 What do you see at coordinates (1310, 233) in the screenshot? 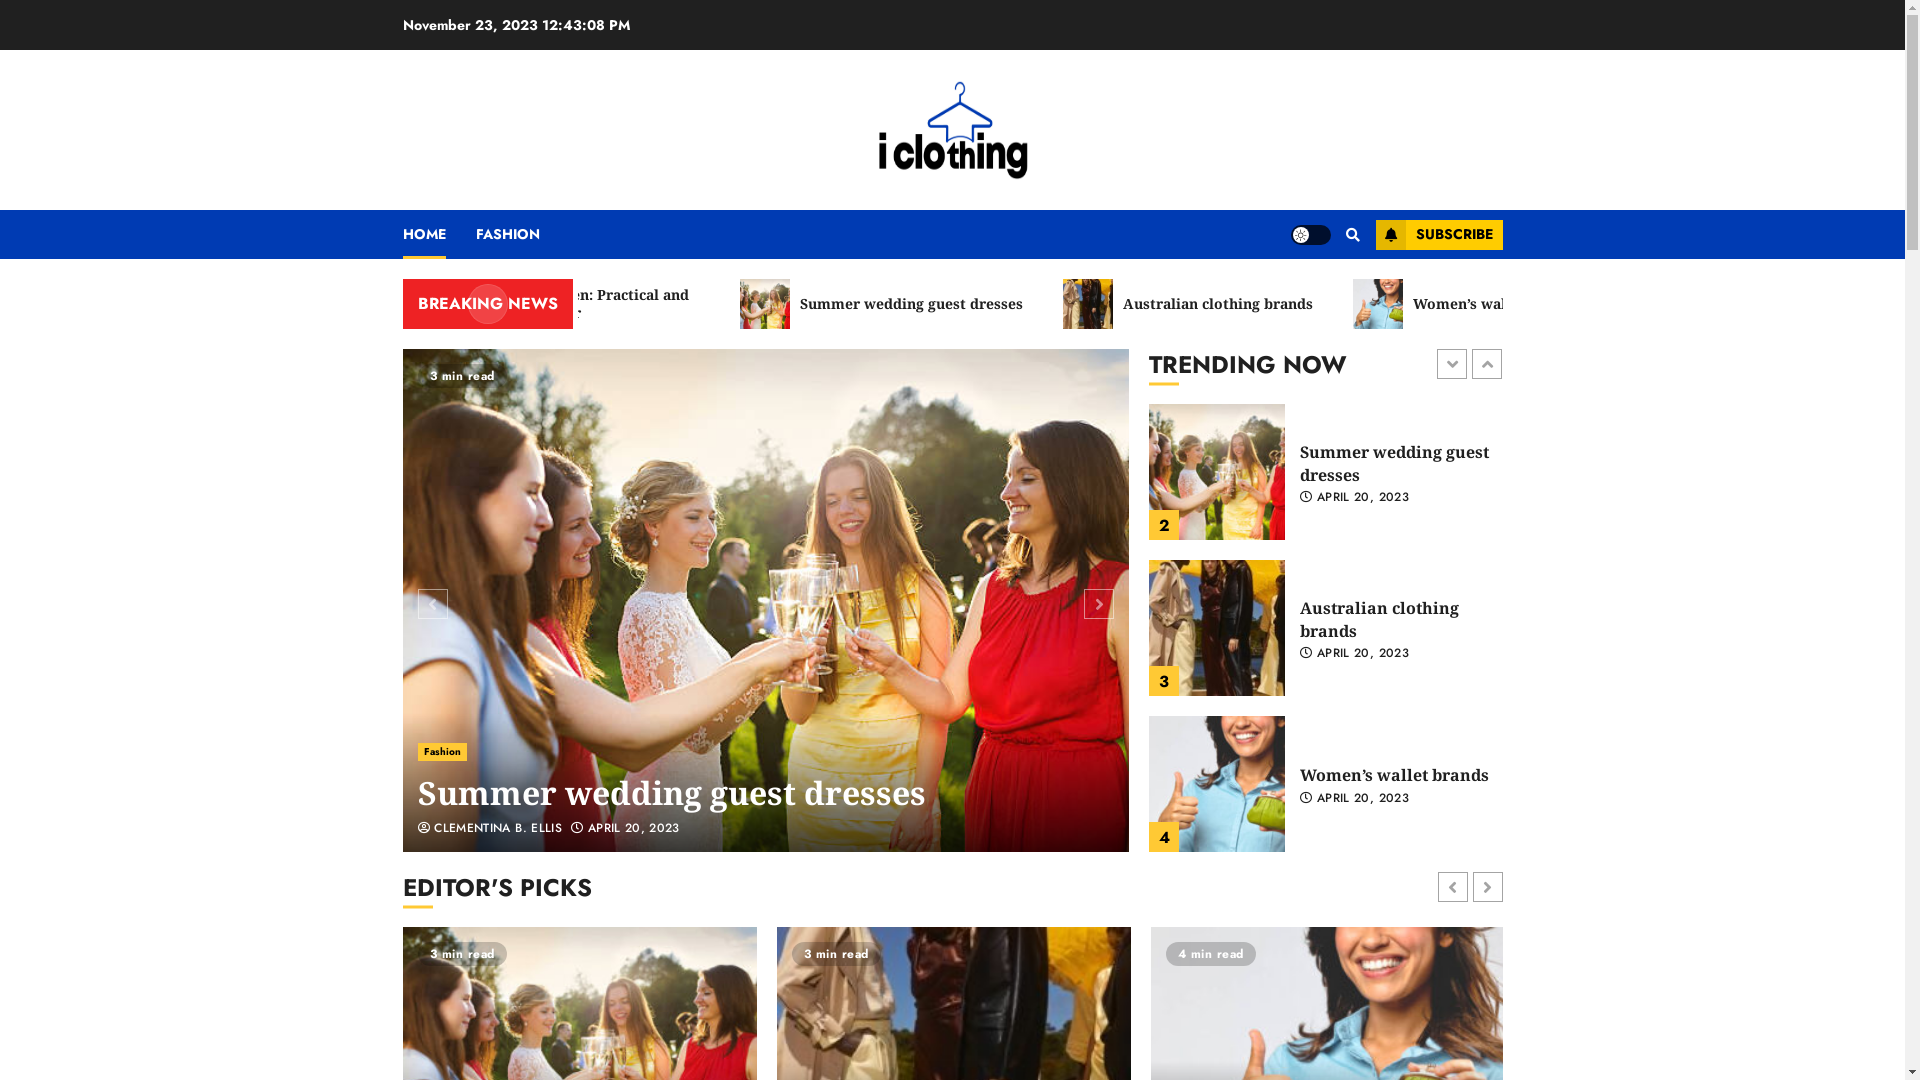
I see `'Light/Dark Button'` at bounding box center [1310, 233].